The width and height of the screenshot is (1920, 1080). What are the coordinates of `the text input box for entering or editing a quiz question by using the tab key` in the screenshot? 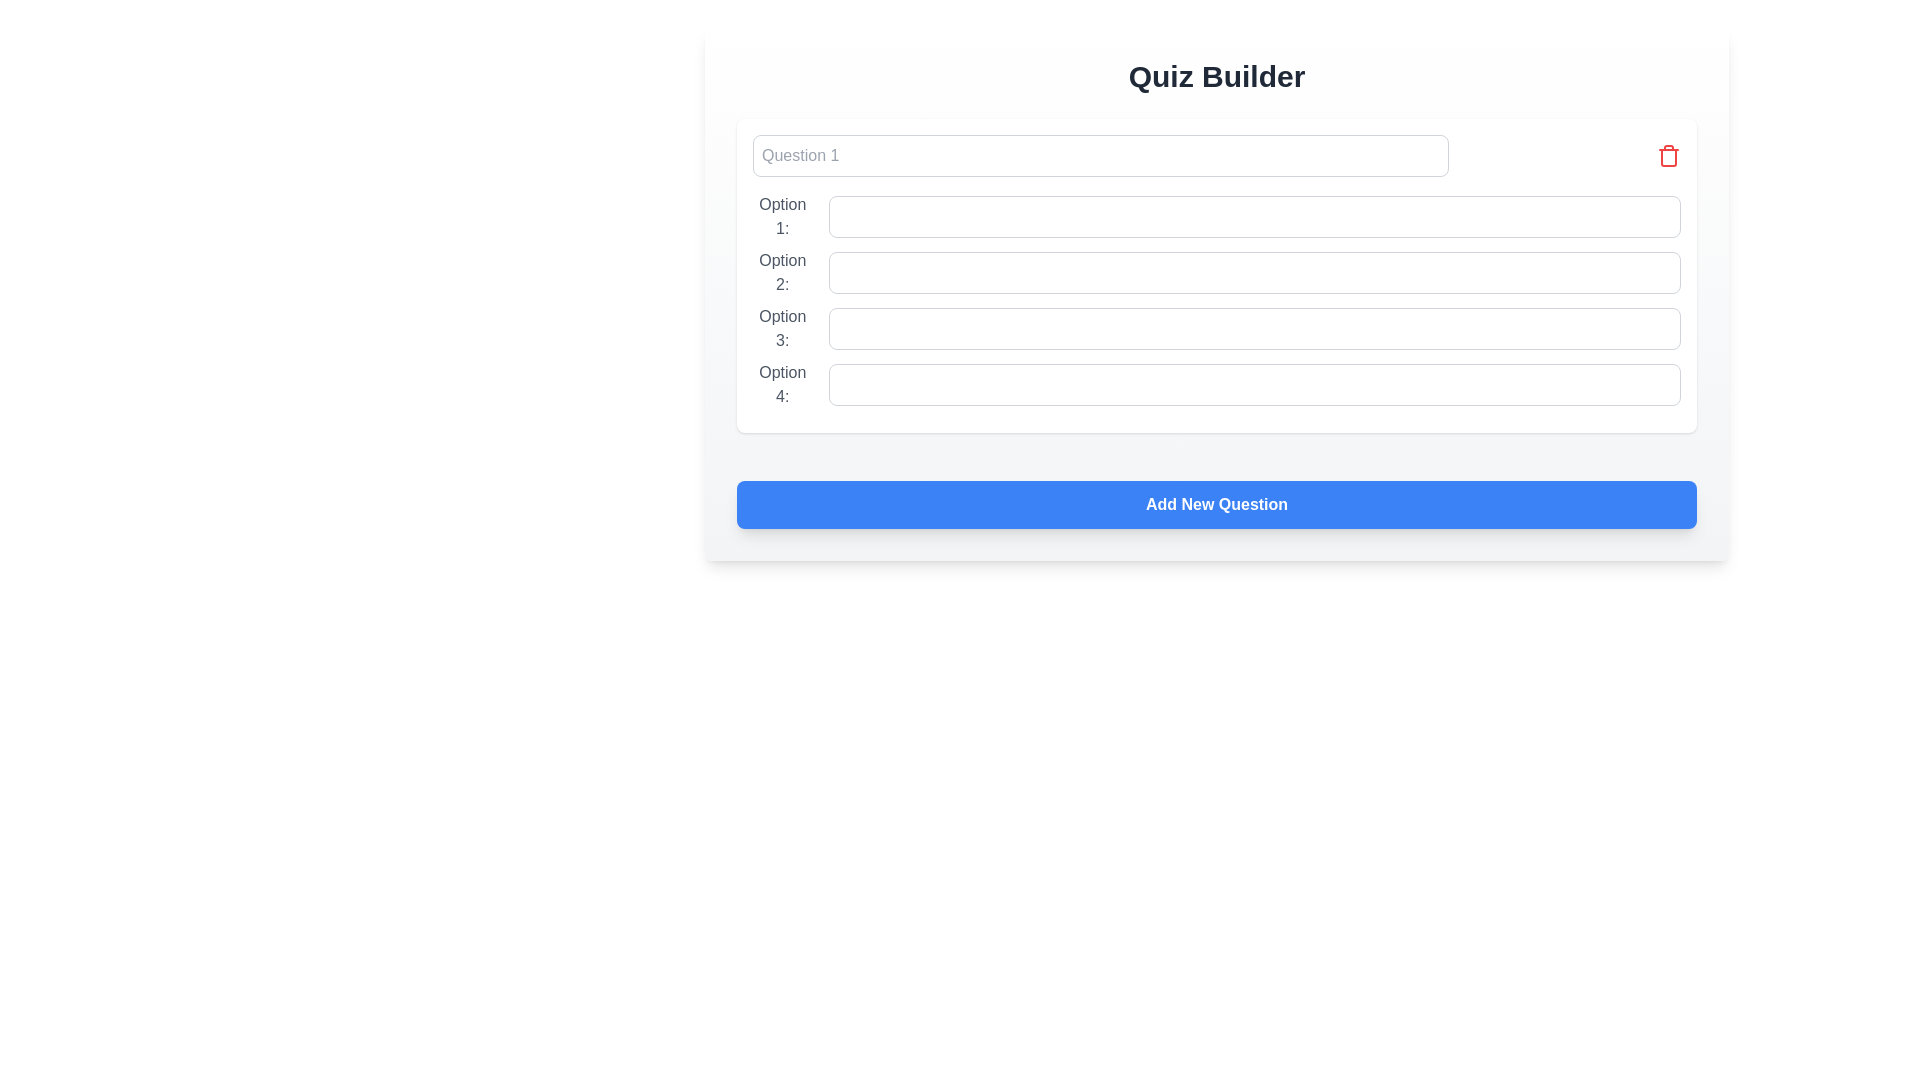 It's located at (1099, 154).